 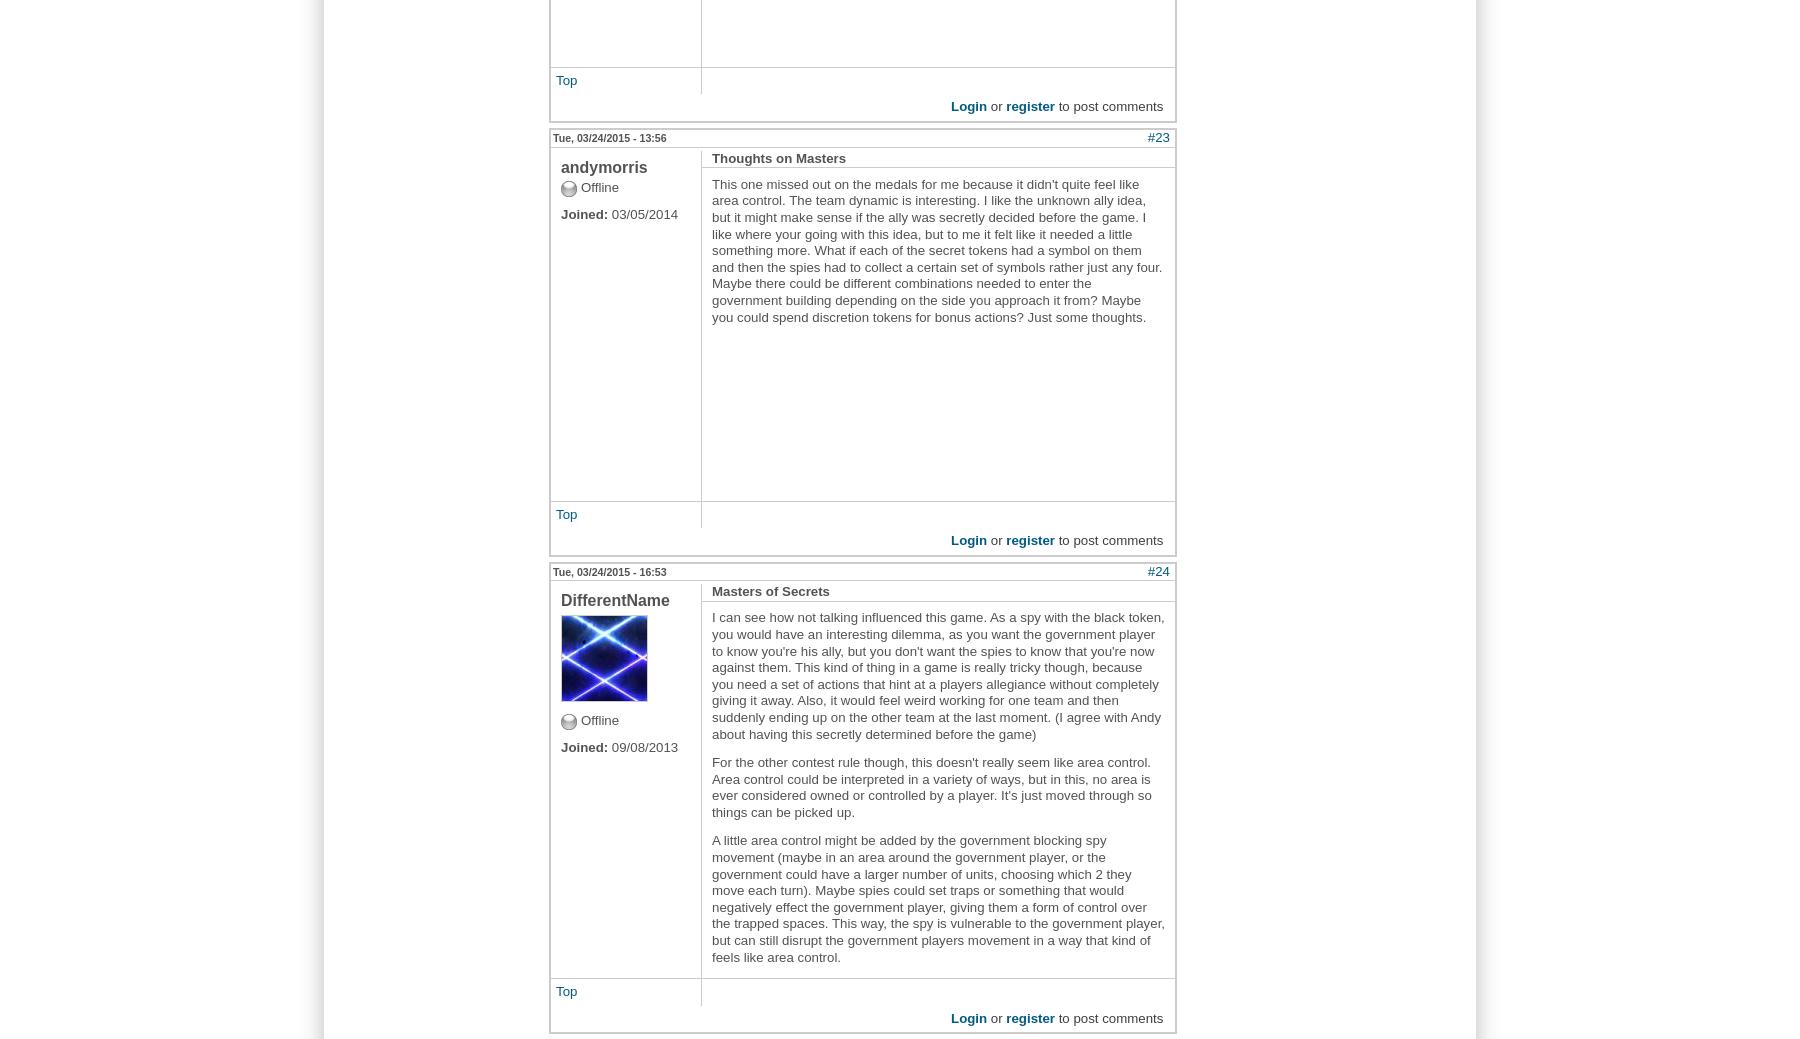 I want to click on 'Tue, 03/24/2015 - 16:53', so click(x=609, y=571).